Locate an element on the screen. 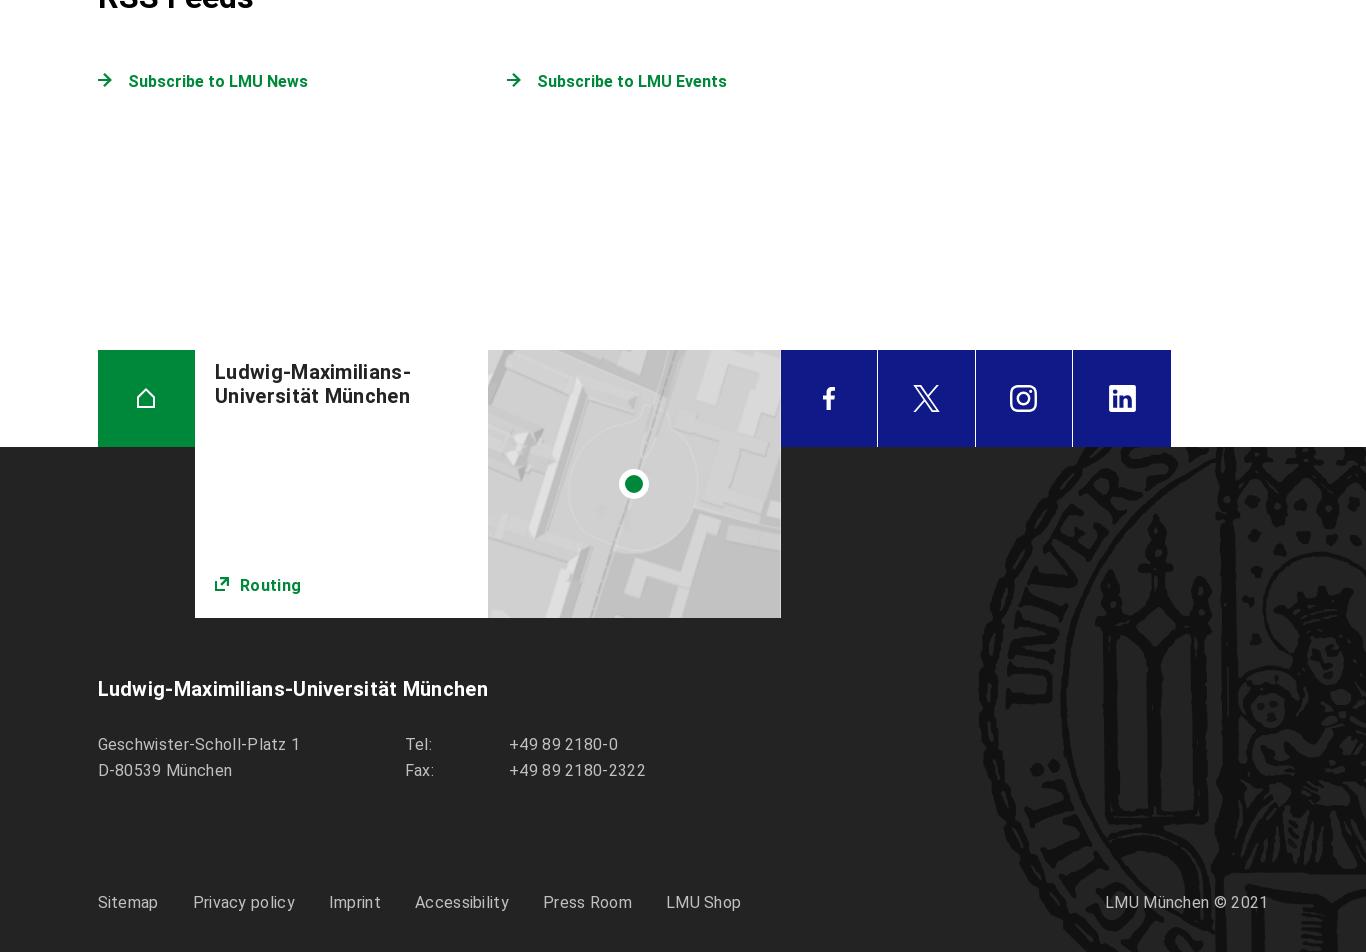  'Accessibility' is located at coordinates (461, 902).